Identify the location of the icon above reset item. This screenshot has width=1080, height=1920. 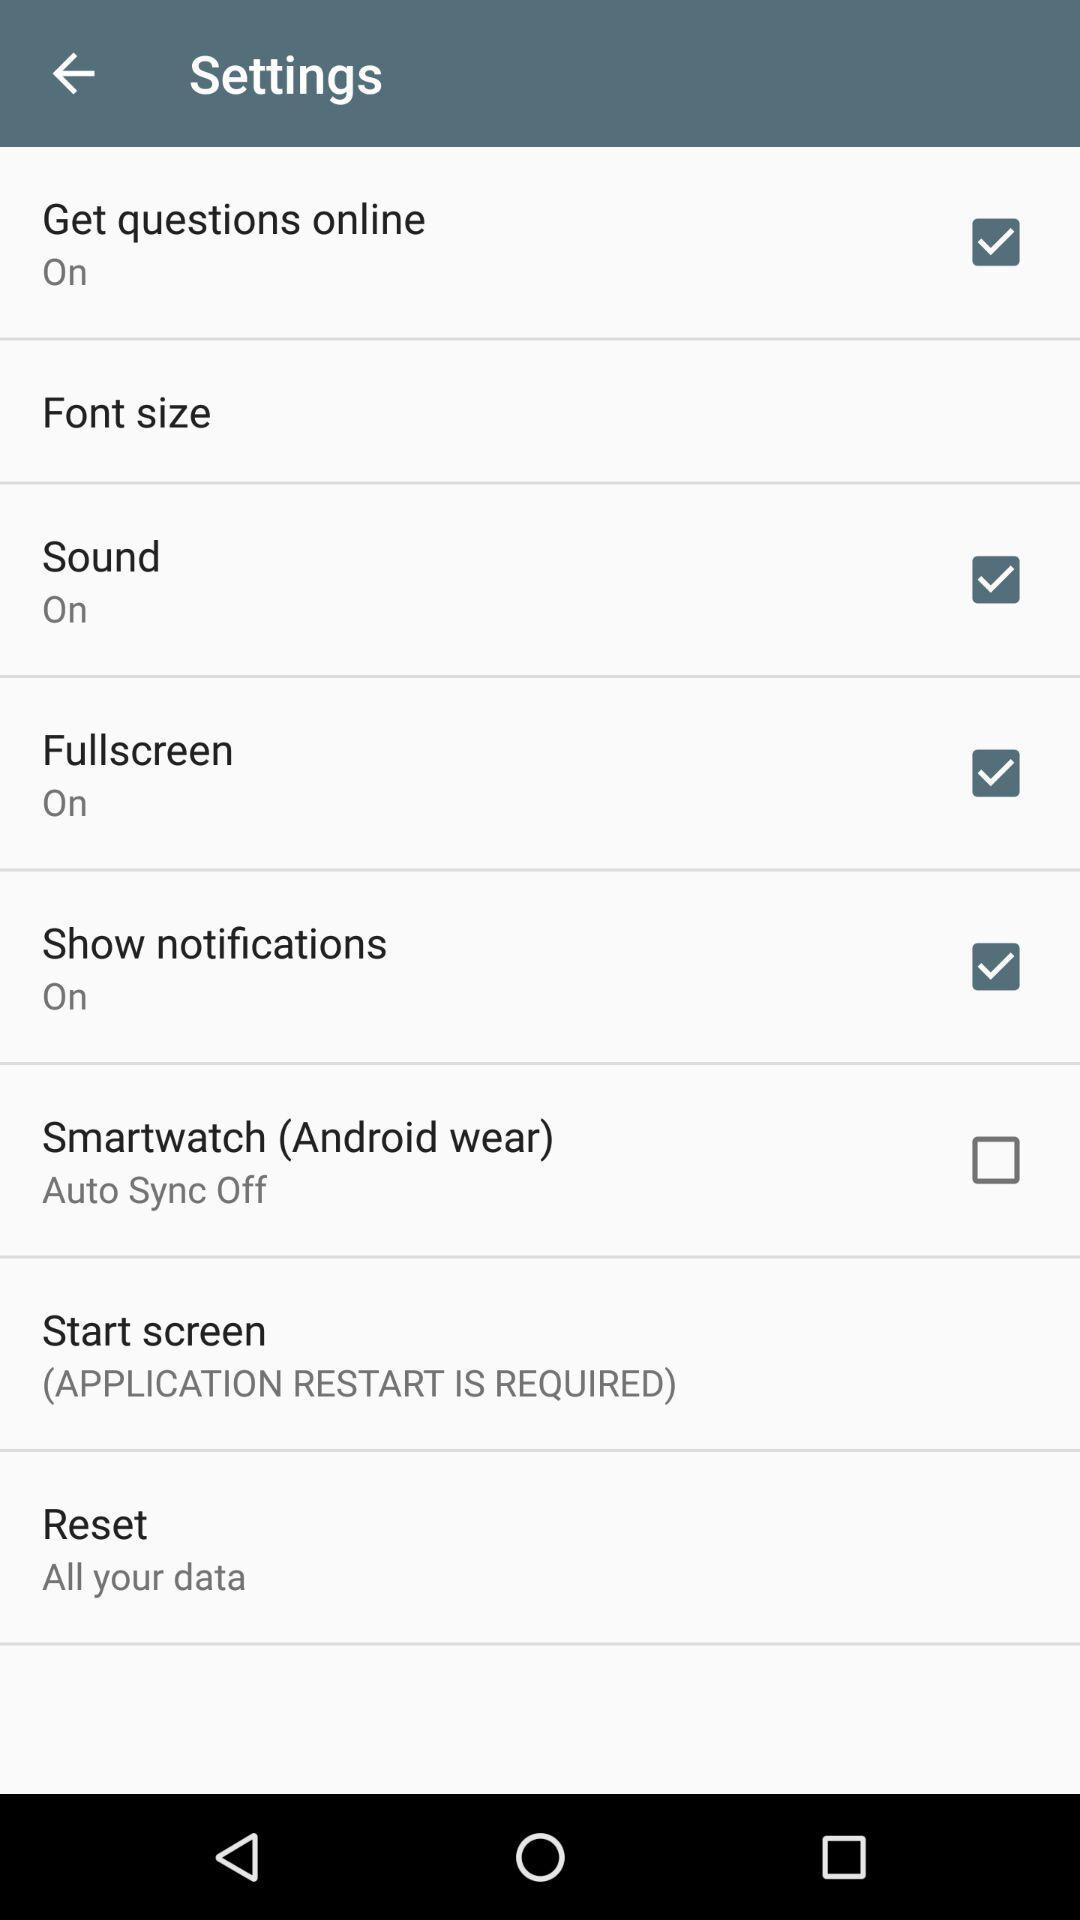
(358, 1381).